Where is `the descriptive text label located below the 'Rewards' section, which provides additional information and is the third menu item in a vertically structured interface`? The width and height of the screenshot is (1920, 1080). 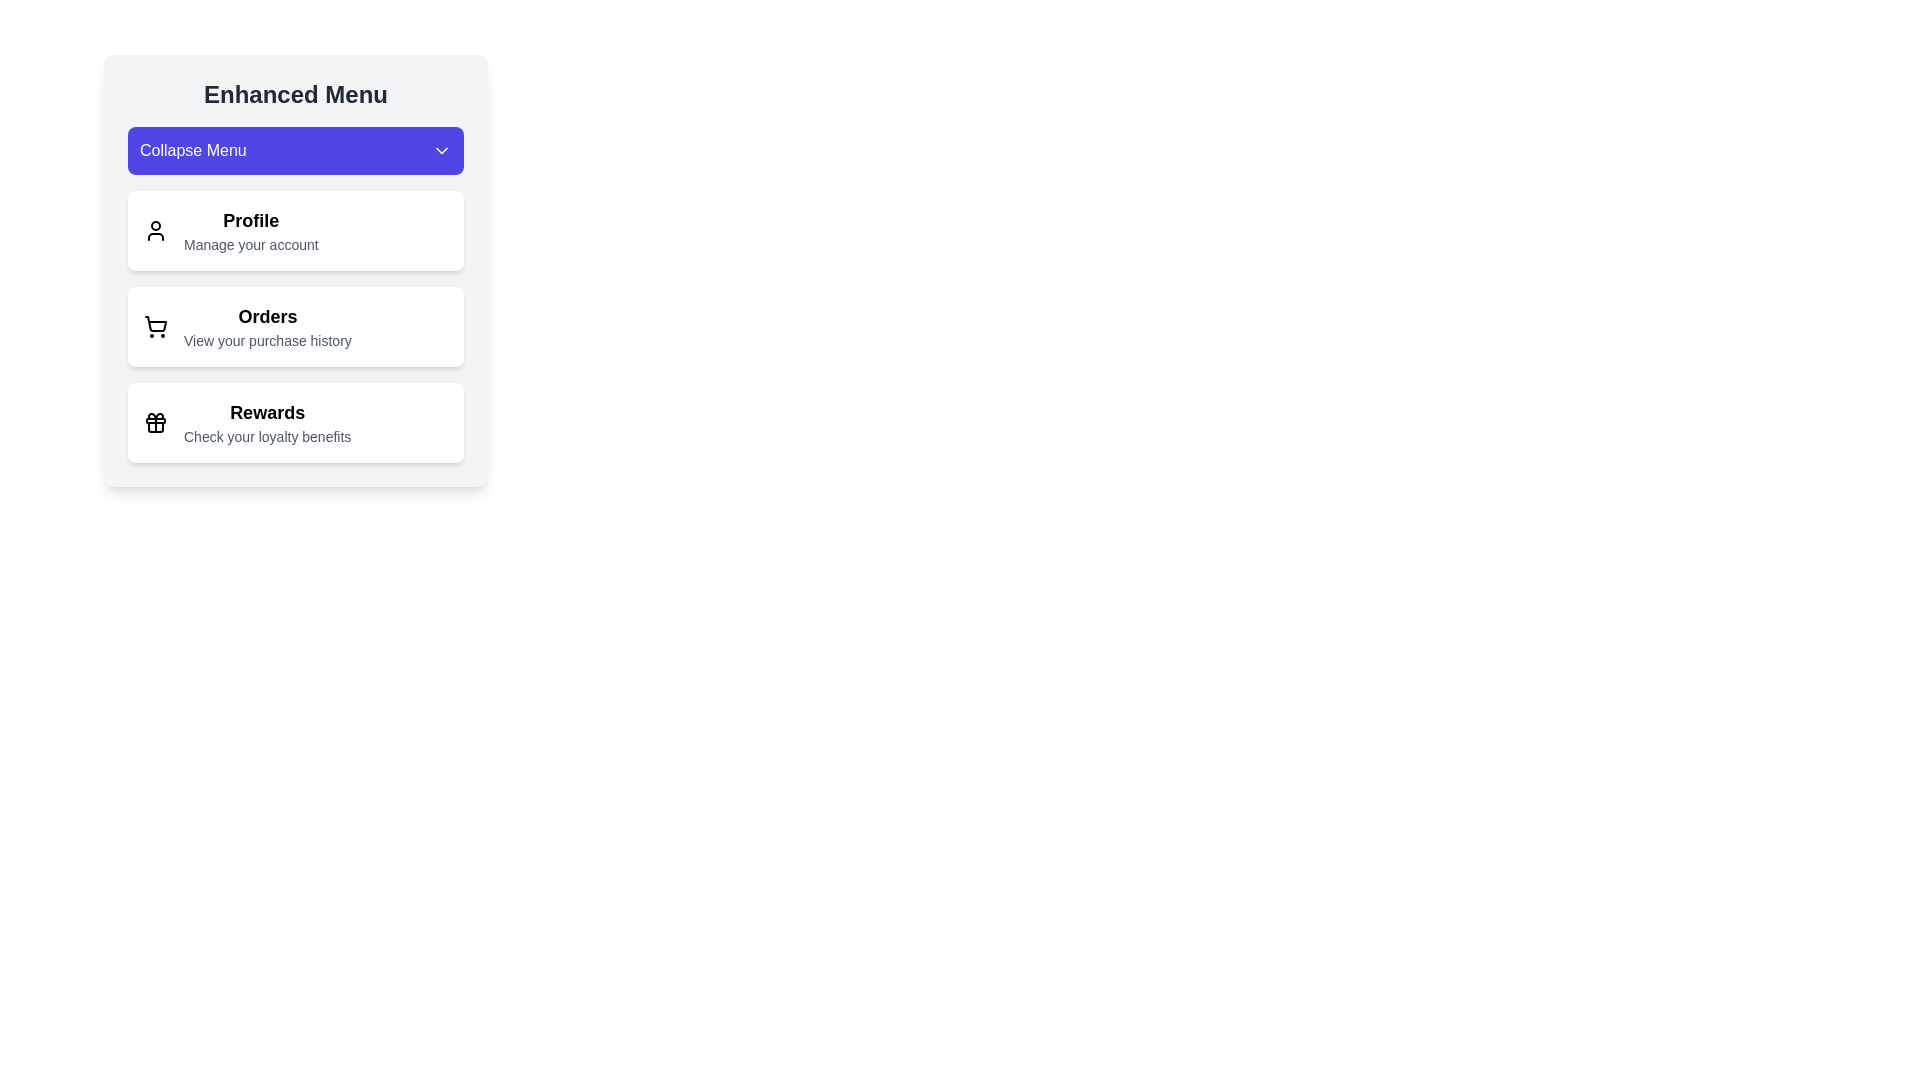 the descriptive text label located below the 'Rewards' section, which provides additional information and is the third menu item in a vertically structured interface is located at coordinates (266, 435).